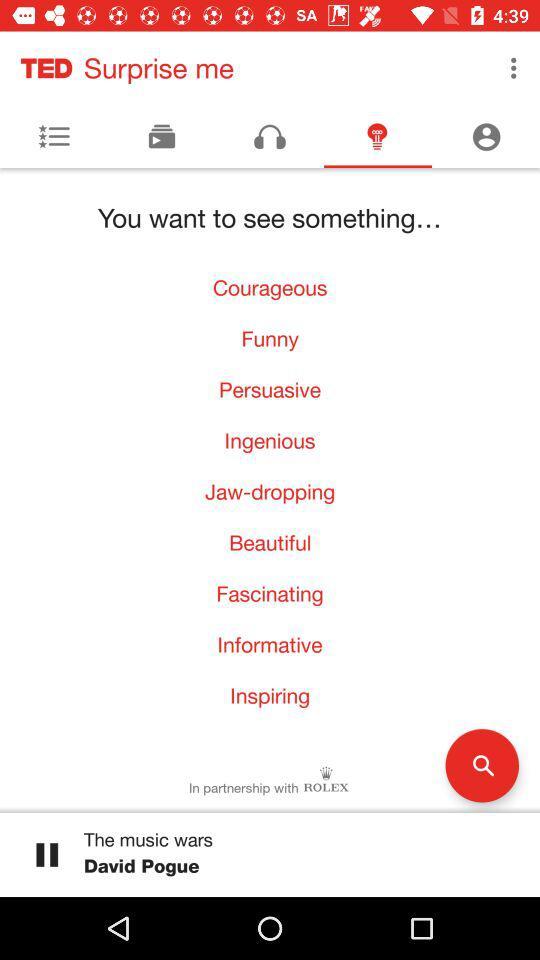 Image resolution: width=540 pixels, height=960 pixels. I want to click on item below the ingenious item, so click(270, 490).